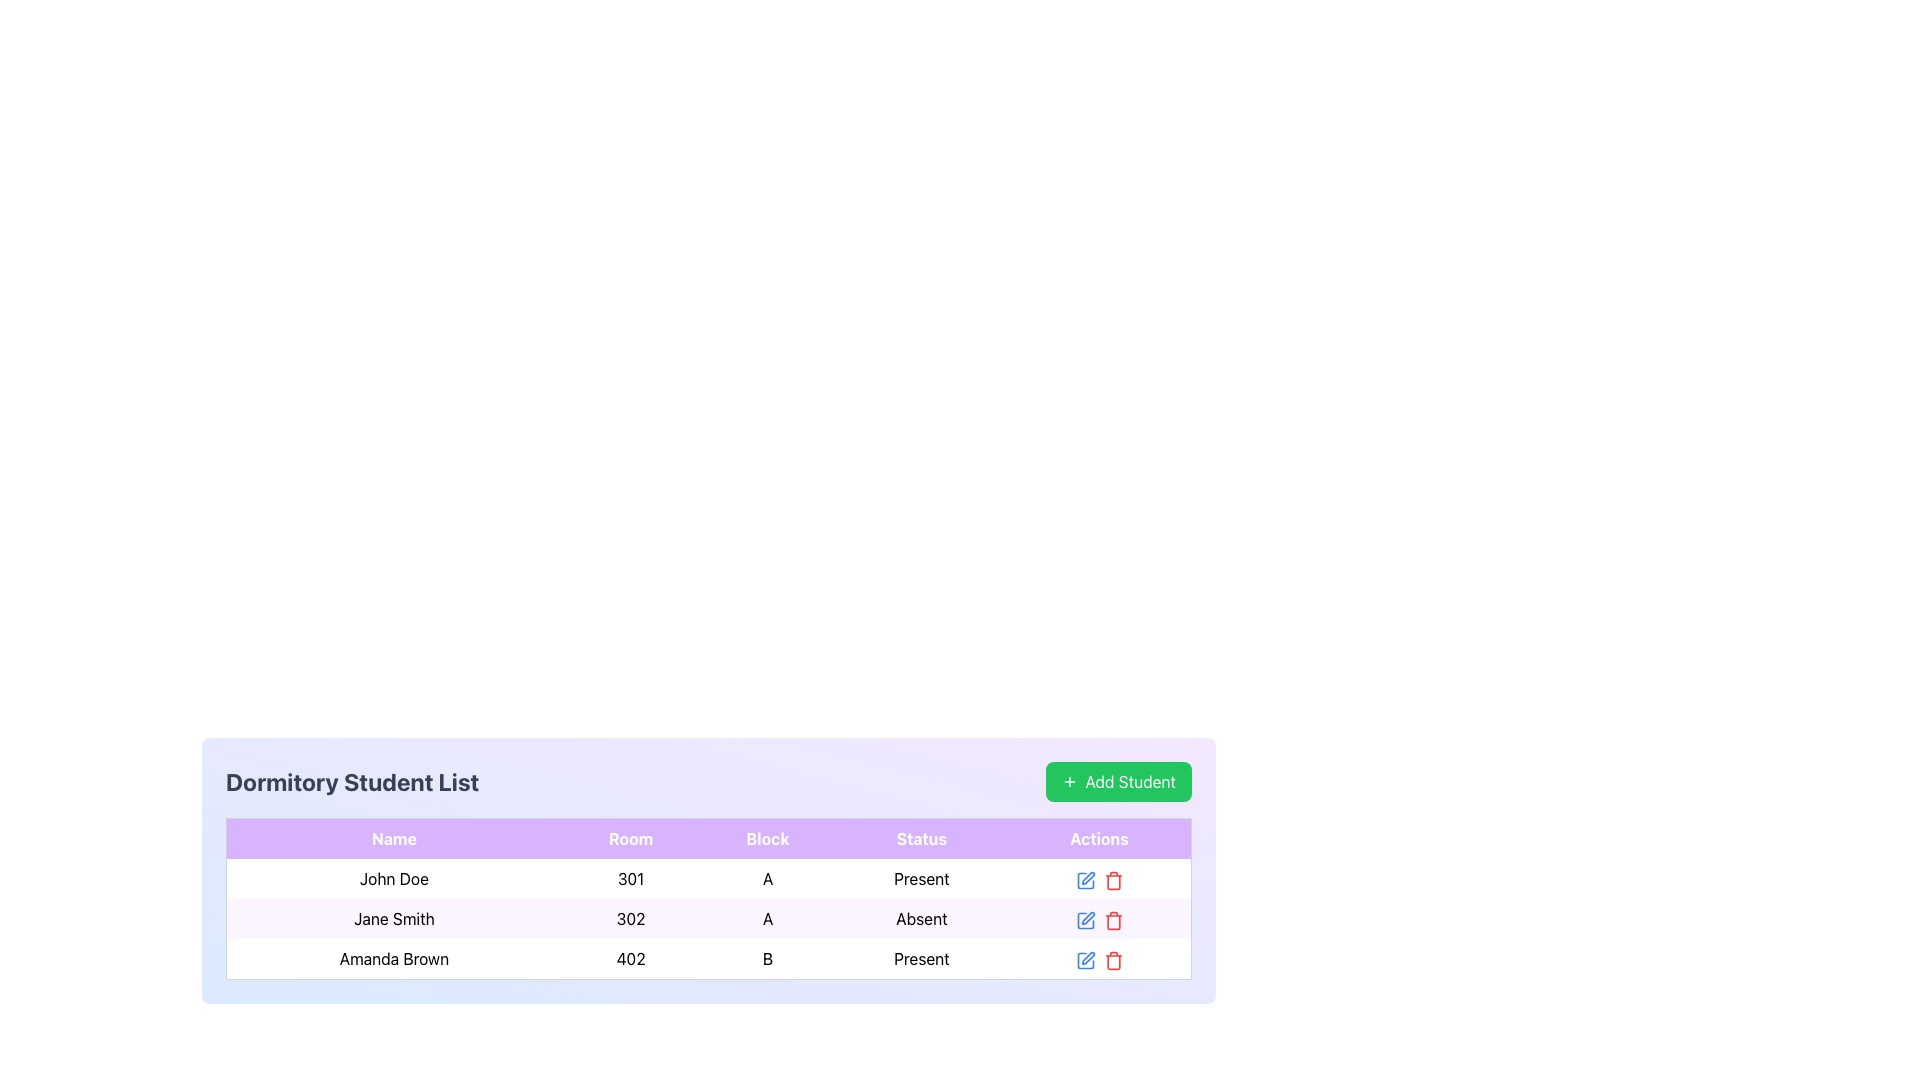 The width and height of the screenshot is (1920, 1080). Describe the element at coordinates (1117, 781) in the screenshot. I see `the 'Add Student' button located in the header section of the 'Dormitory Student List'` at that location.